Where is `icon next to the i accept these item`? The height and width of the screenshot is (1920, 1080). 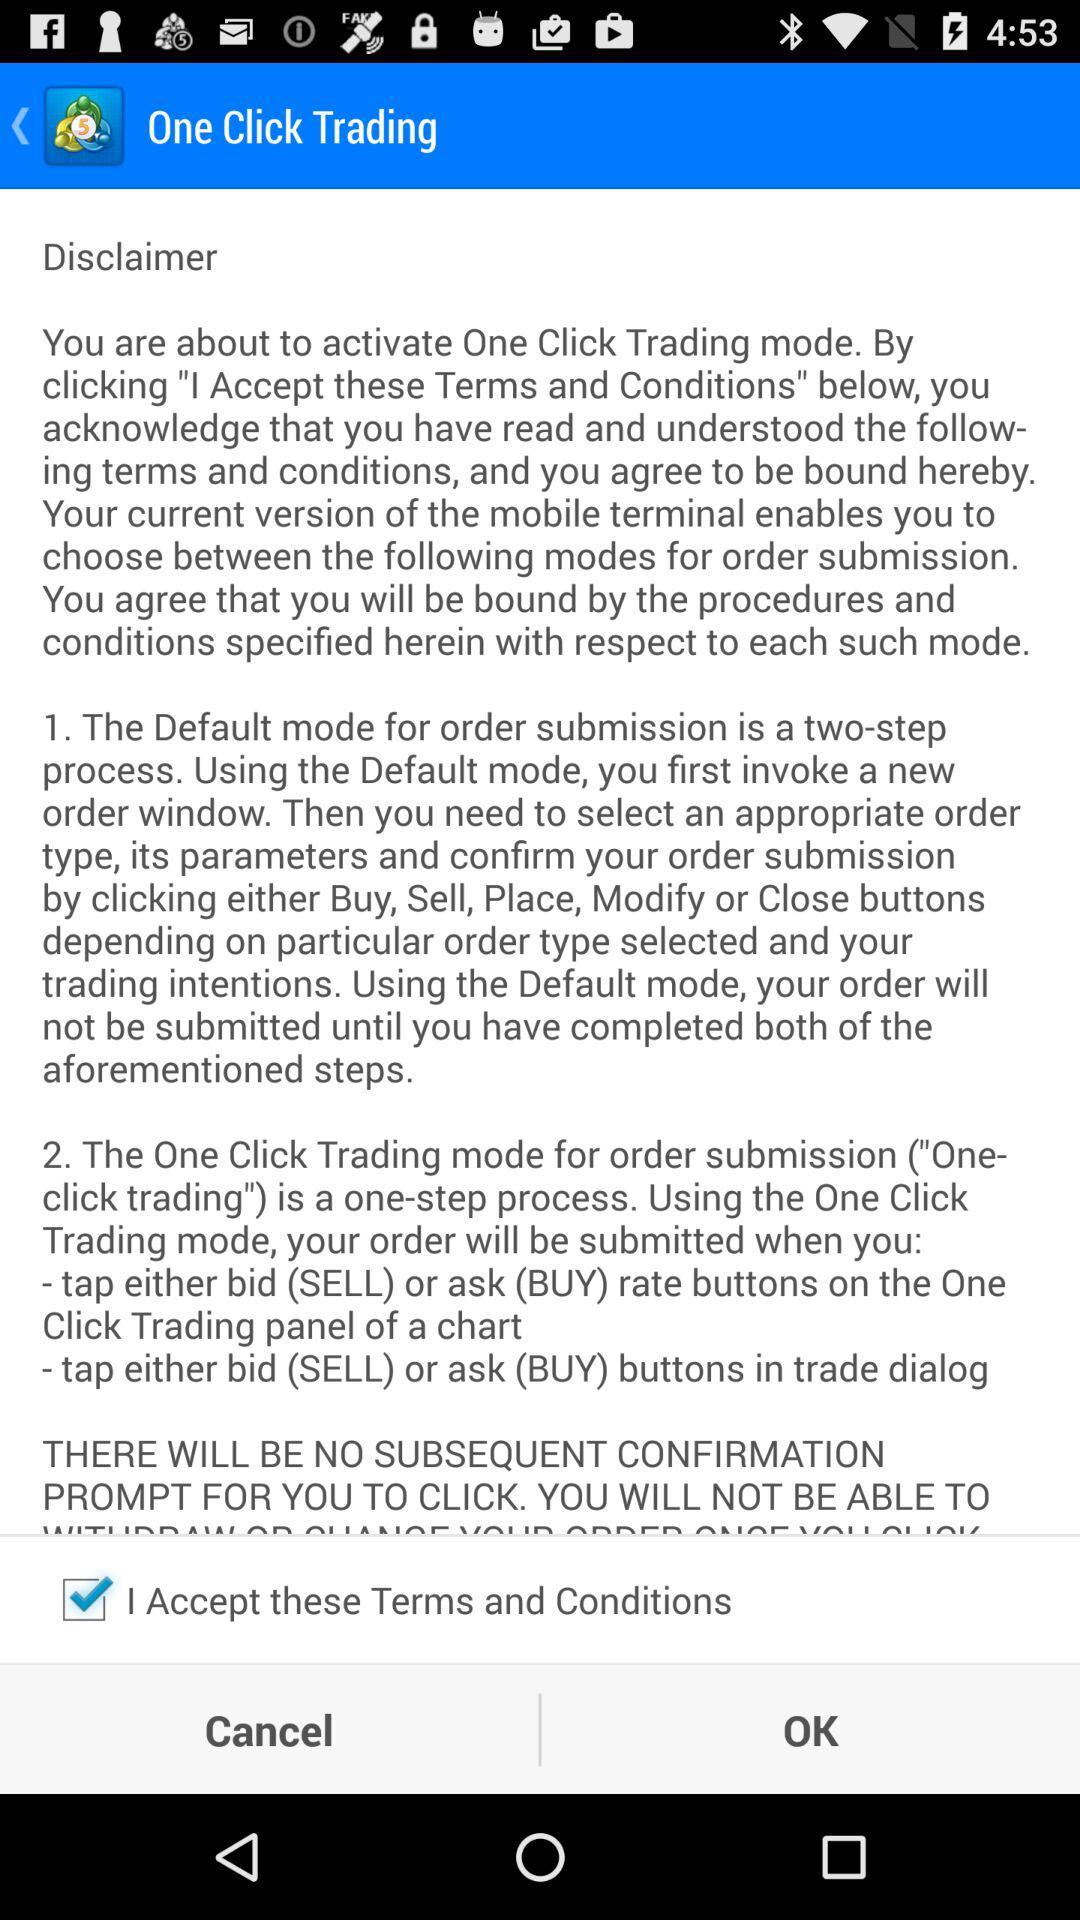
icon next to the i accept these item is located at coordinates (83, 1598).